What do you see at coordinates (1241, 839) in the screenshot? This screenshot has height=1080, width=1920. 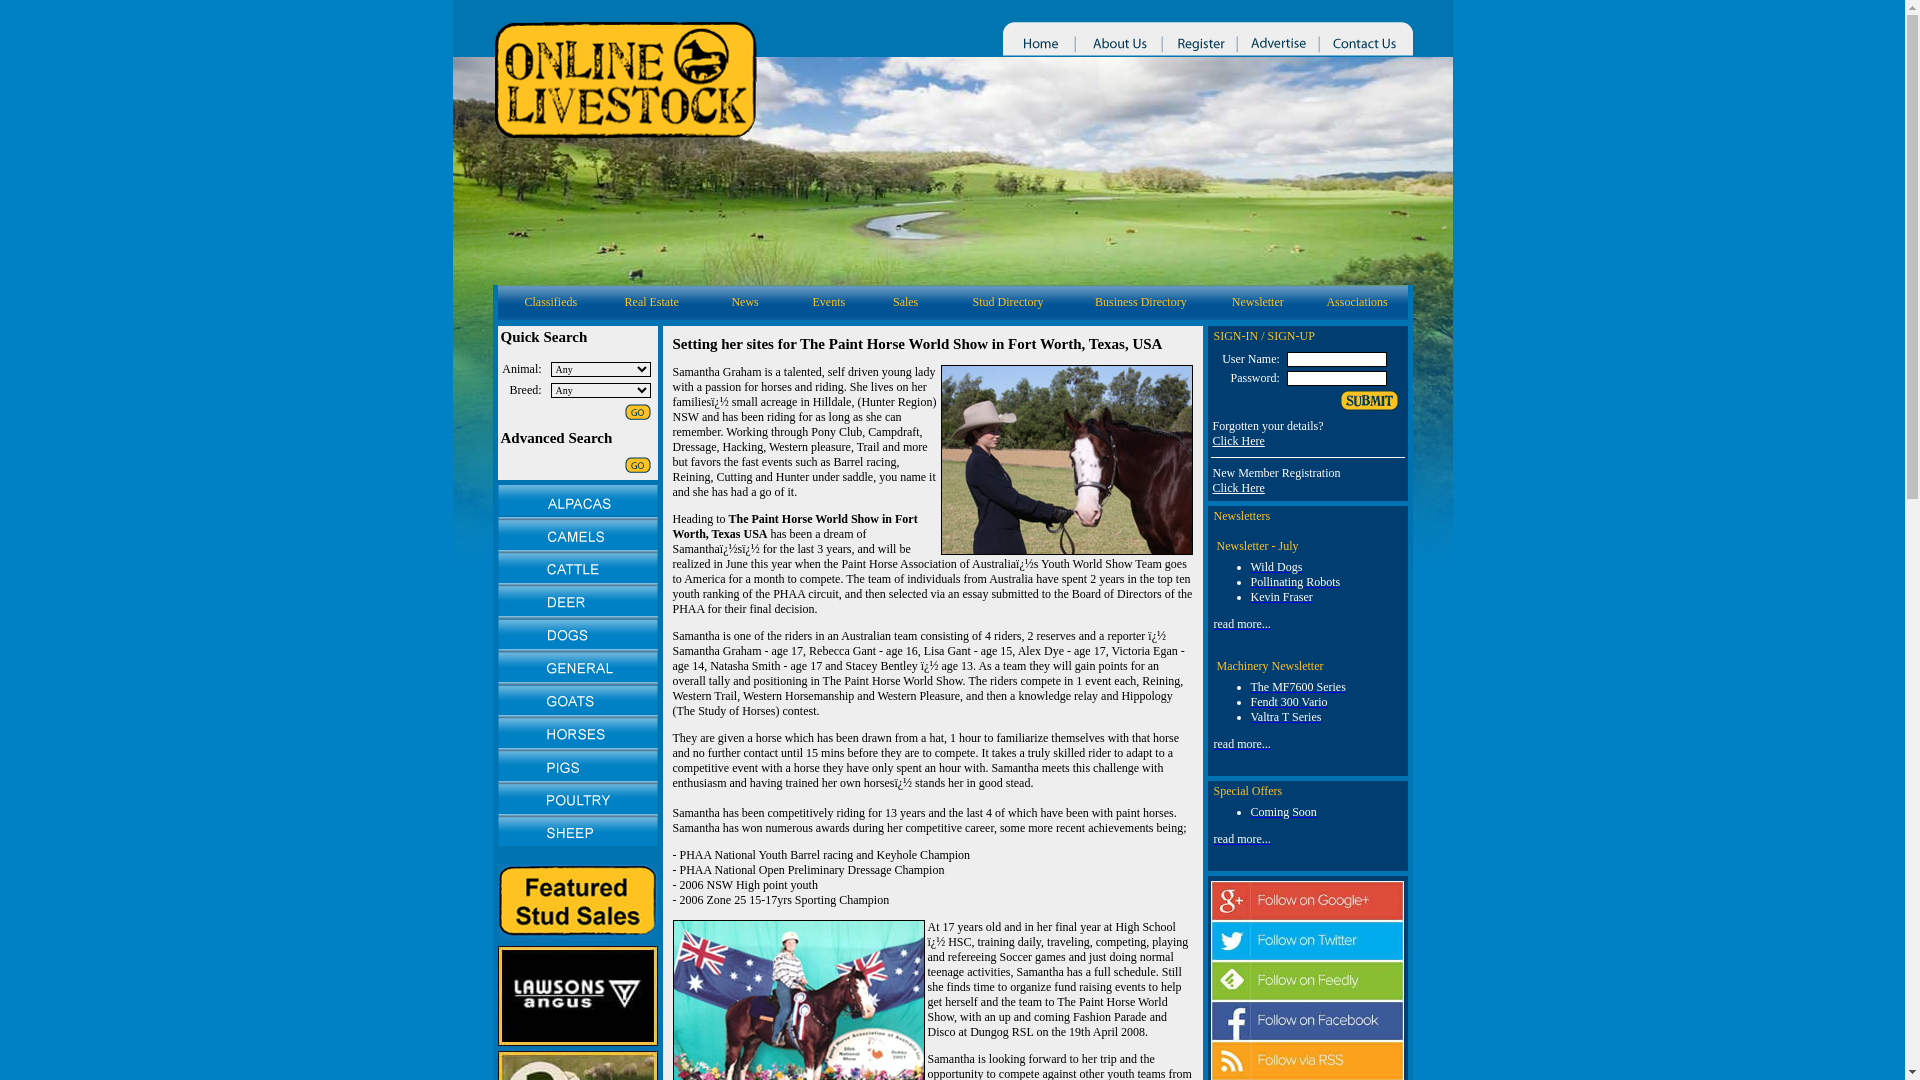 I see `'read more...'` at bounding box center [1241, 839].